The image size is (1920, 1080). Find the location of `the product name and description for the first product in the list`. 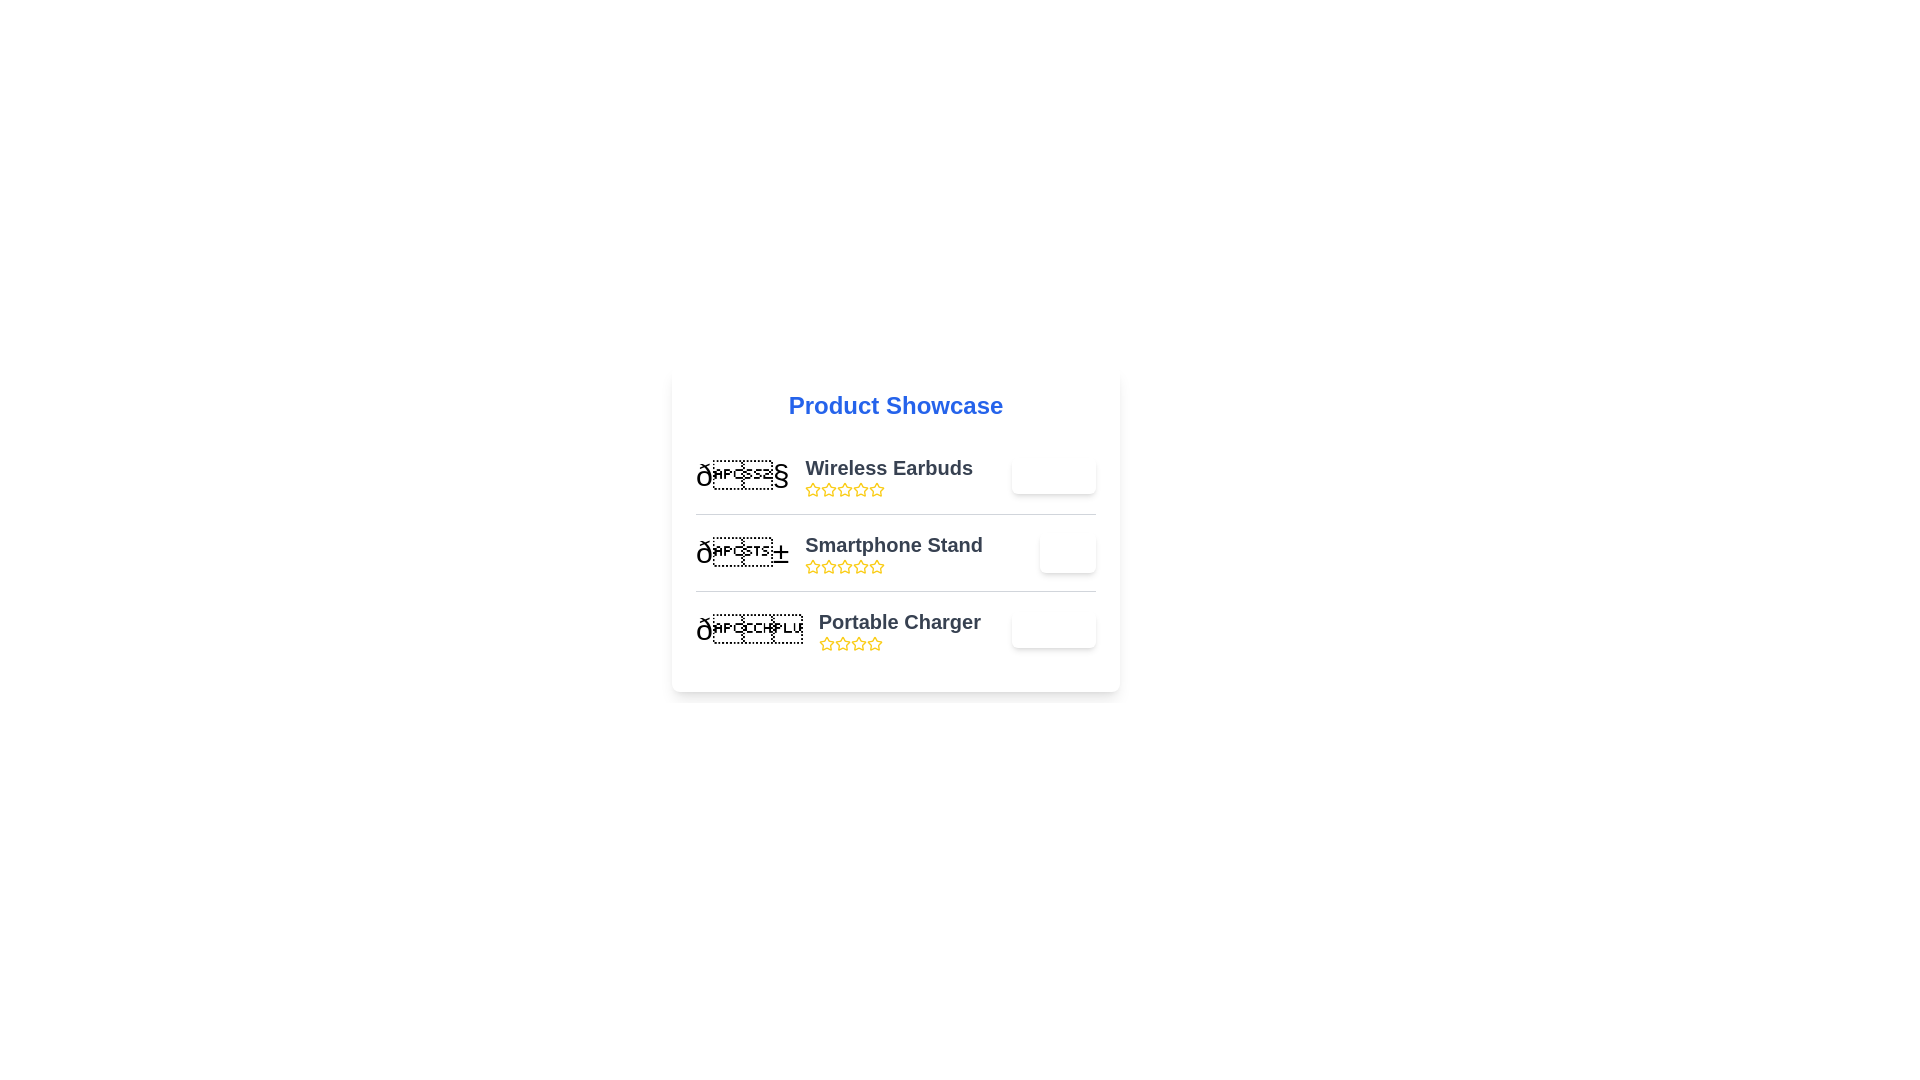

the product name and description for the first product in the list is located at coordinates (834, 475).